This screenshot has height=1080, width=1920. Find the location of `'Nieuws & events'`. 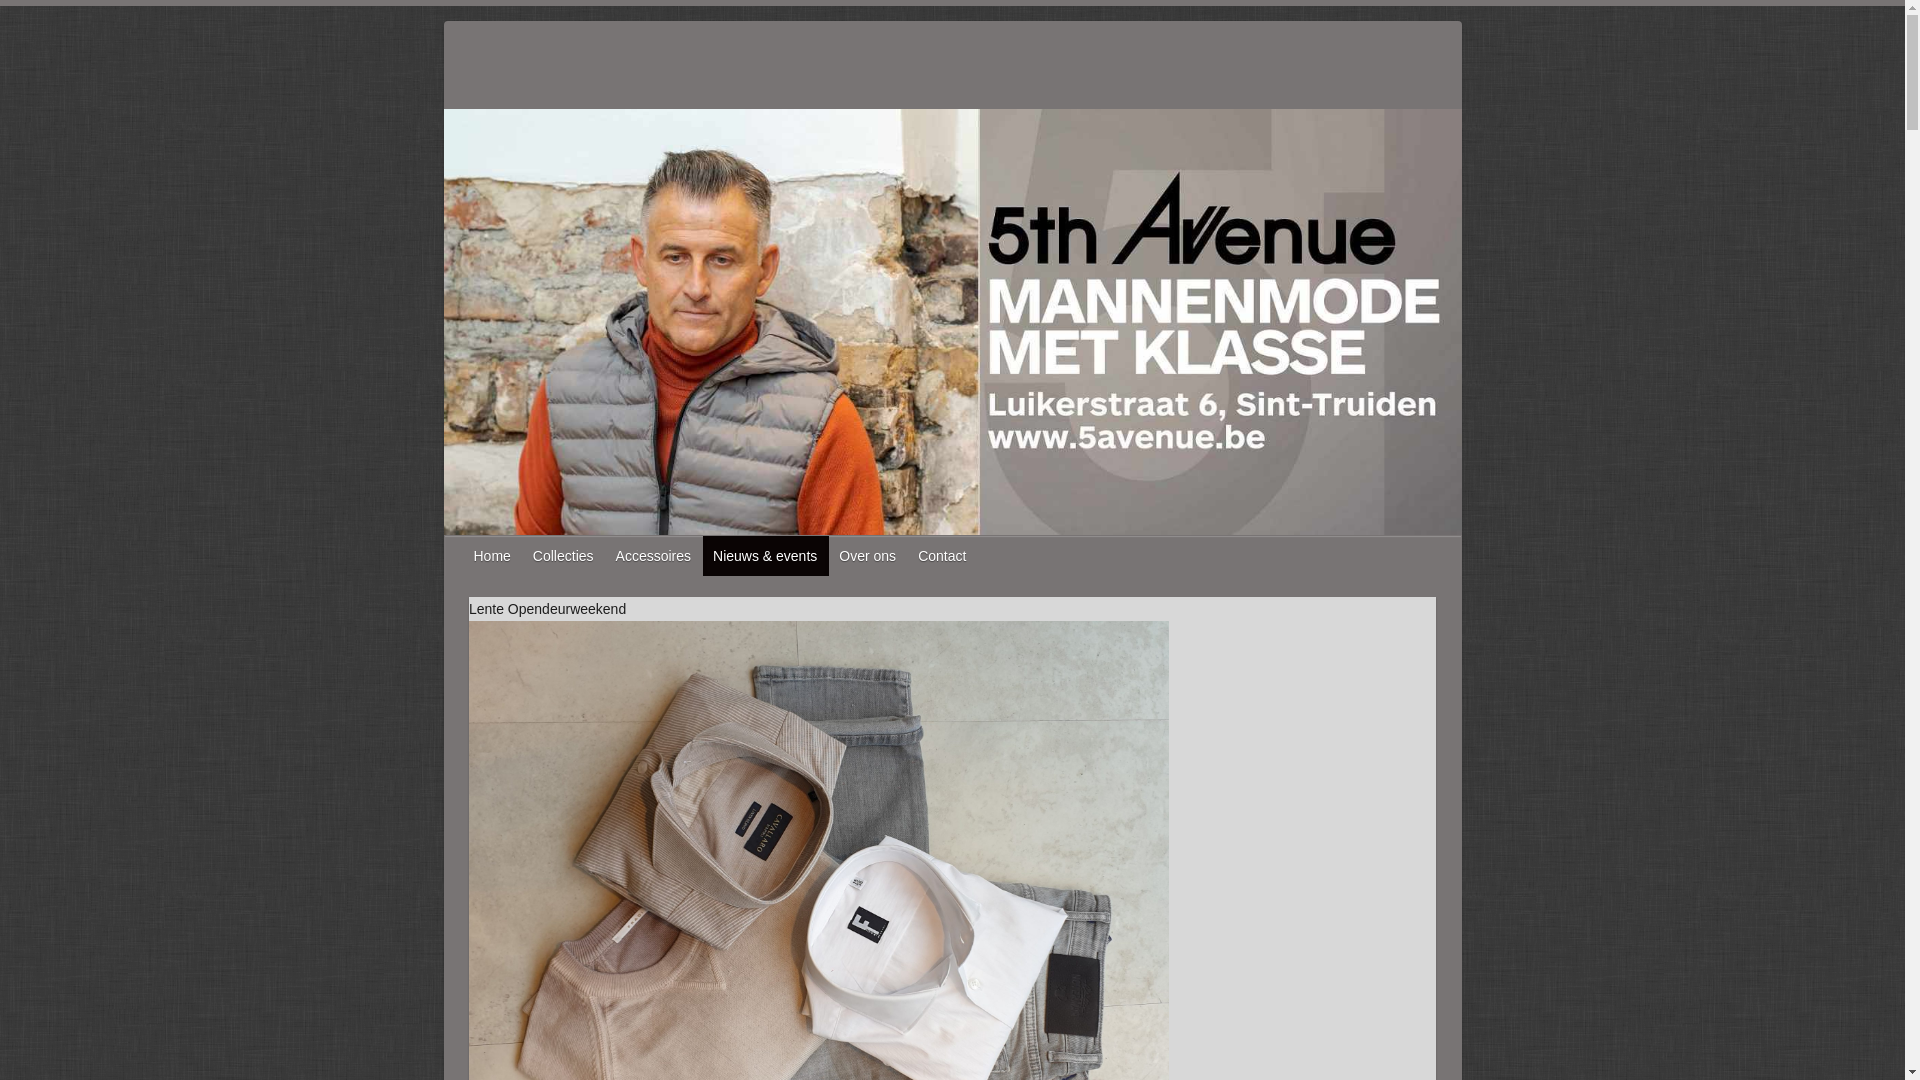

'Nieuws & events' is located at coordinates (702, 555).